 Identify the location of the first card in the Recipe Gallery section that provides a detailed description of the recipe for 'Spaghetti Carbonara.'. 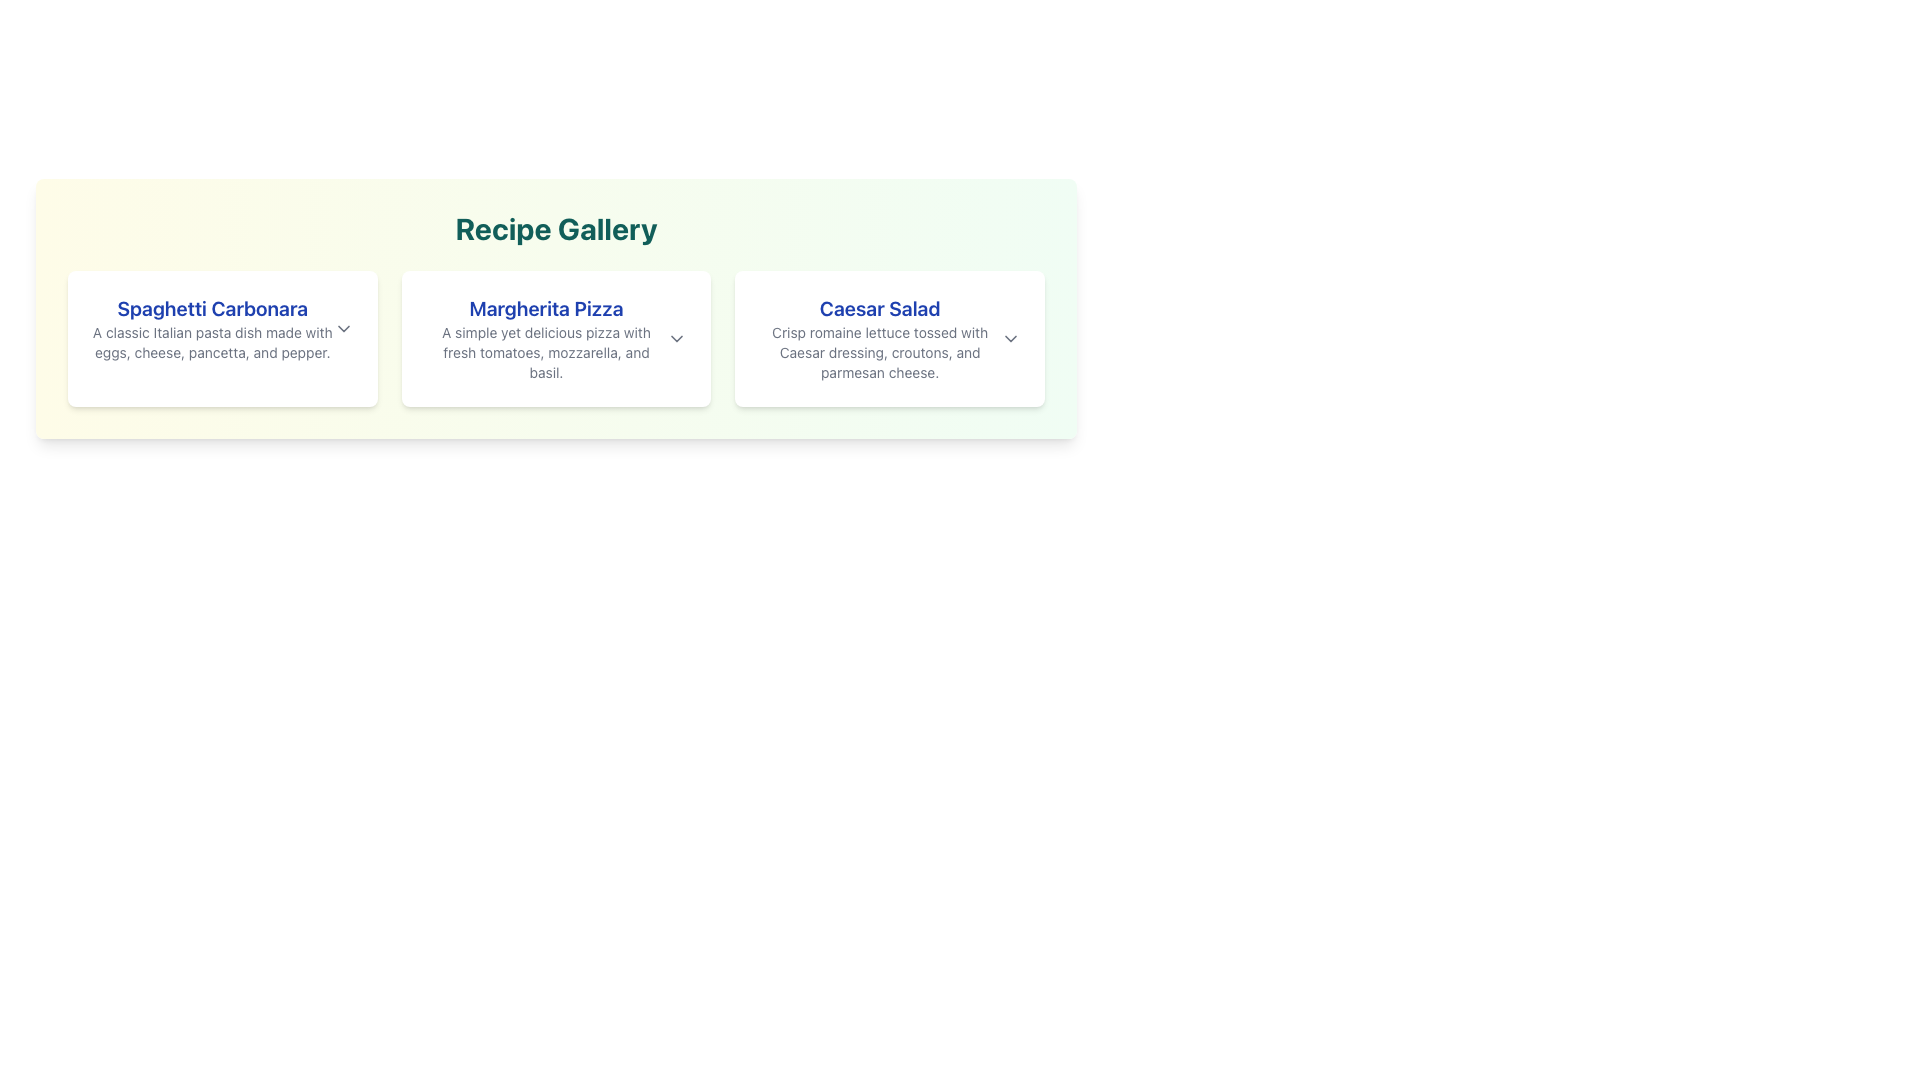
(212, 327).